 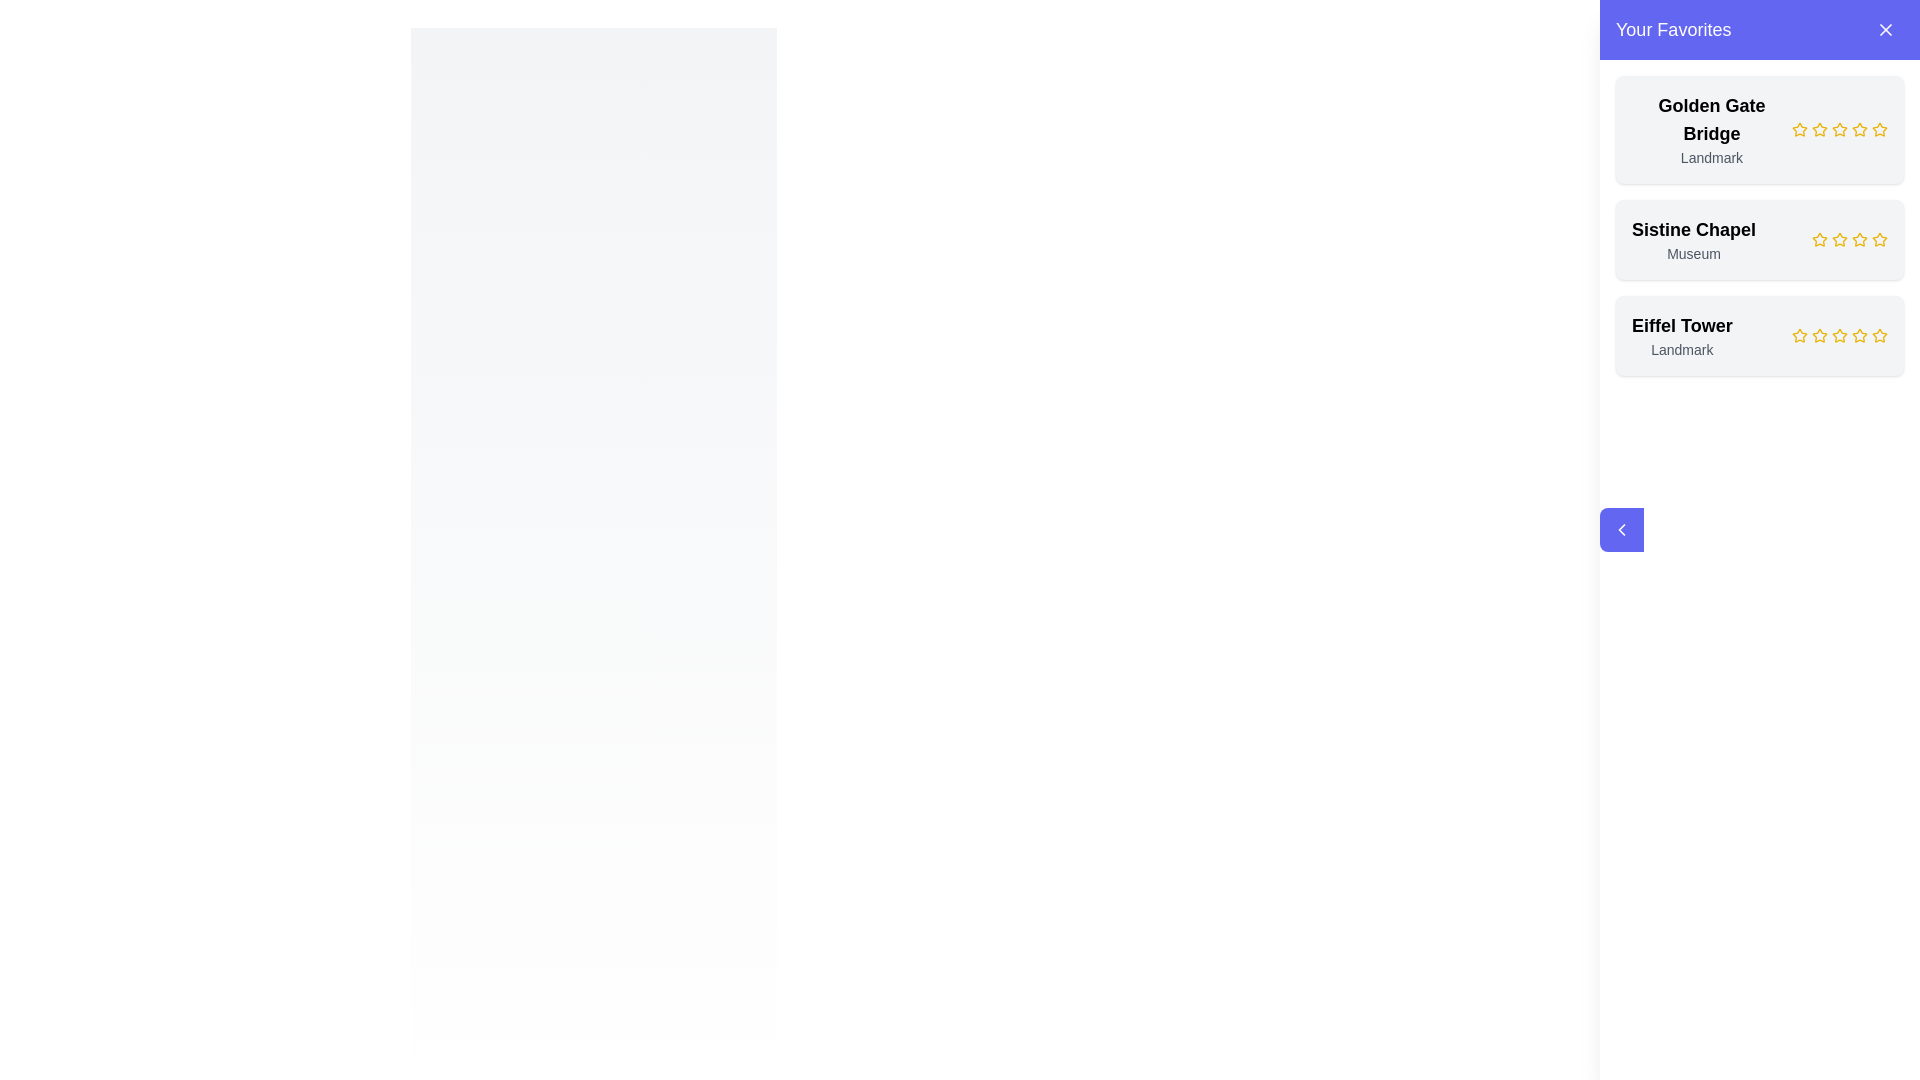 I want to click on the yellow hollow star icon located next to the 'Golden Gate Bridge' text in the 'Your Favorites' section to rate it, so click(x=1800, y=129).